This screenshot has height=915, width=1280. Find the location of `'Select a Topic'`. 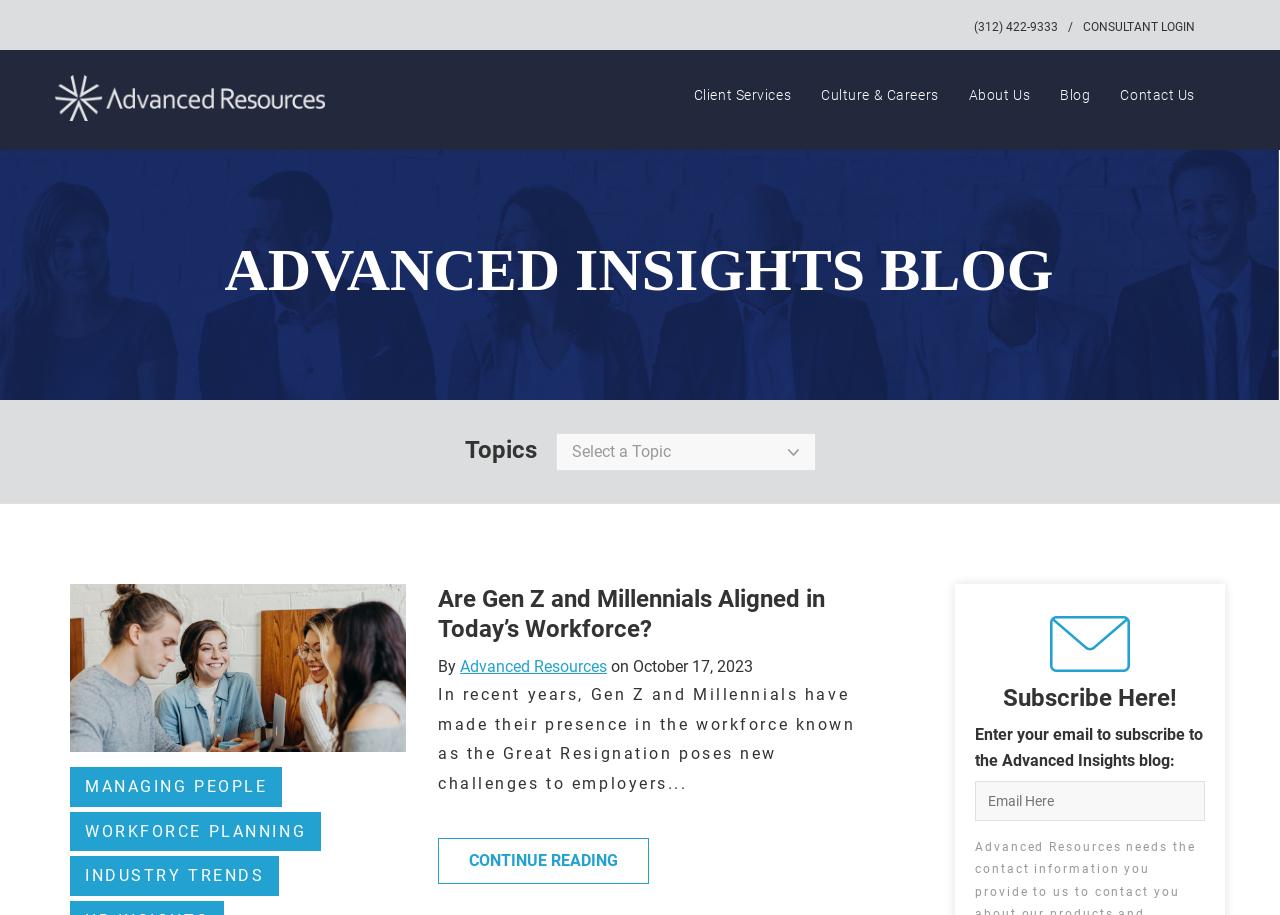

'Select a Topic' is located at coordinates (619, 451).